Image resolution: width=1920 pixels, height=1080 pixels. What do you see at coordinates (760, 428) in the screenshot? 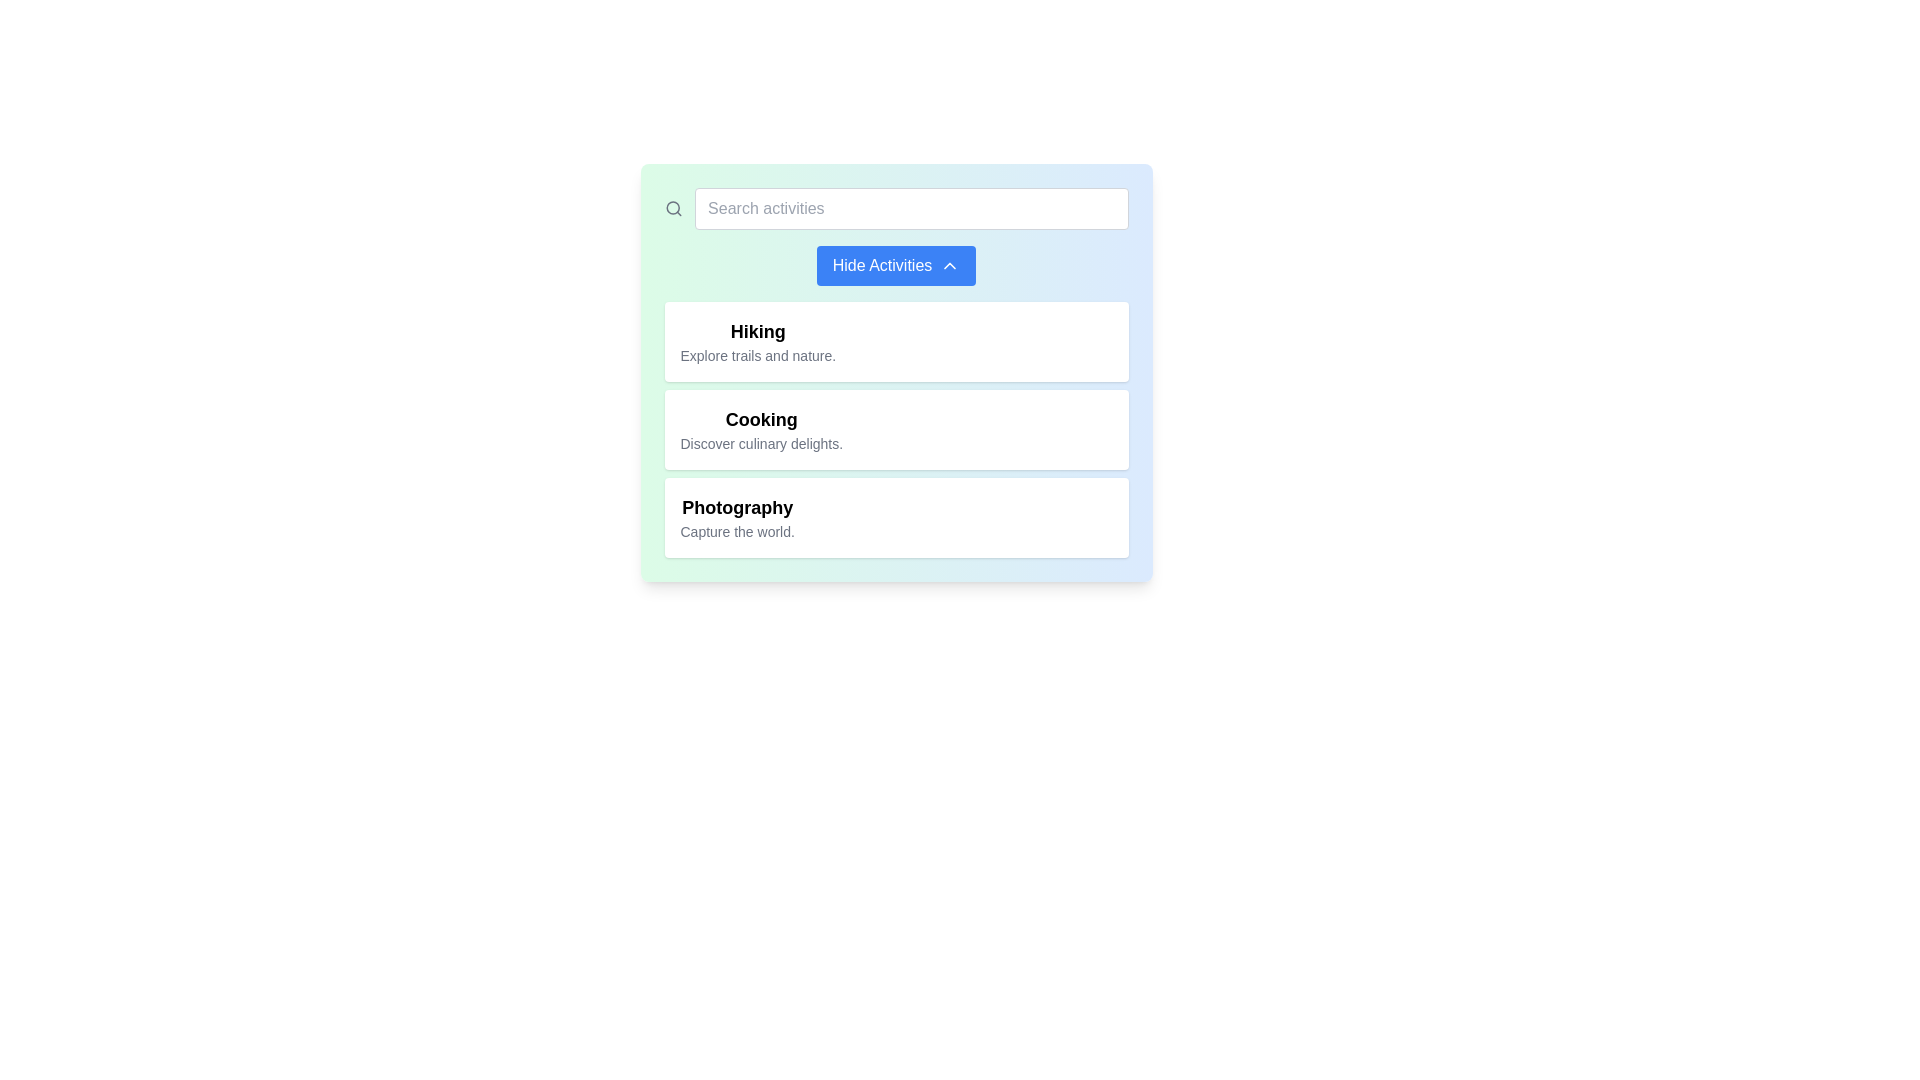
I see `the 'Cooking' selectable menu item for keyboard interaction` at bounding box center [760, 428].